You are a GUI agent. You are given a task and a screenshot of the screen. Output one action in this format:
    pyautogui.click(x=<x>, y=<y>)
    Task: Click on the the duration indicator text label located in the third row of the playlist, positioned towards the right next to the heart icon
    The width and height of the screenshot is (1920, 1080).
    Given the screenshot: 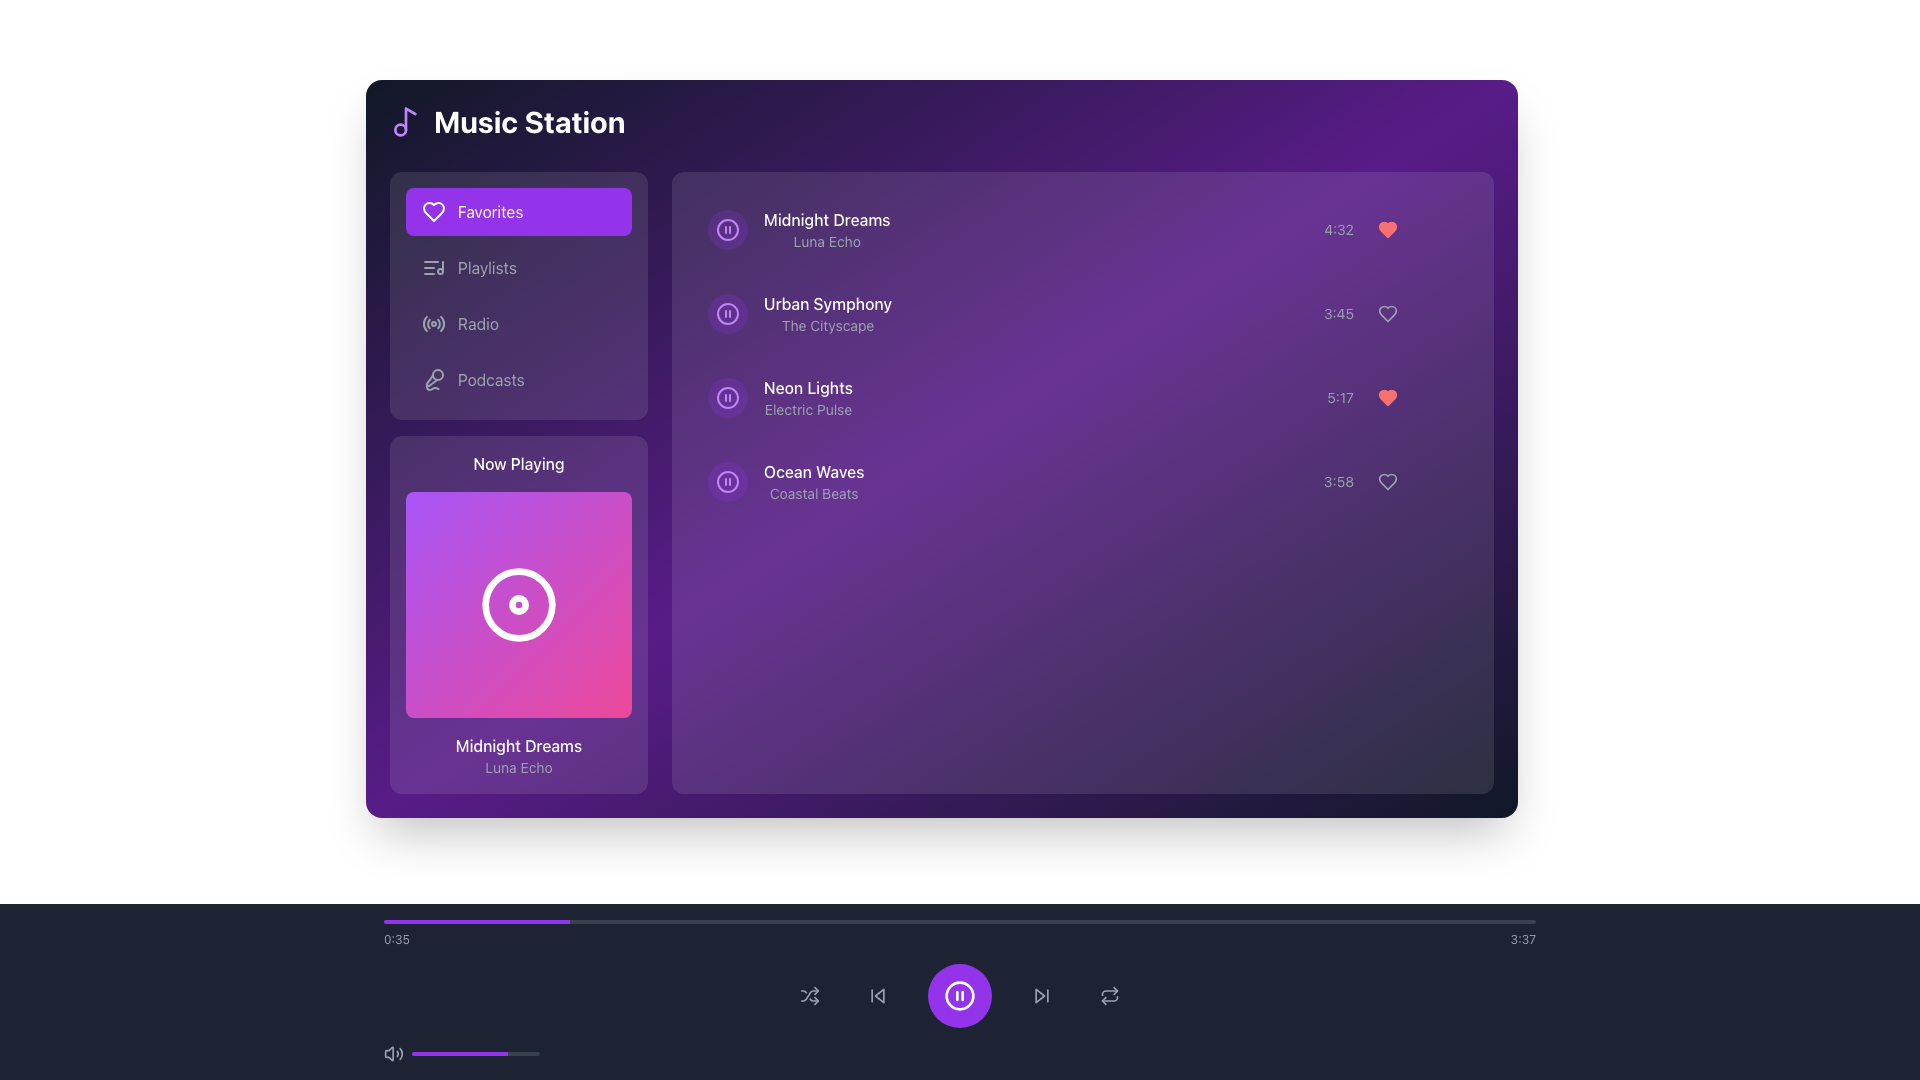 What is the action you would take?
    pyautogui.click(x=1339, y=313)
    